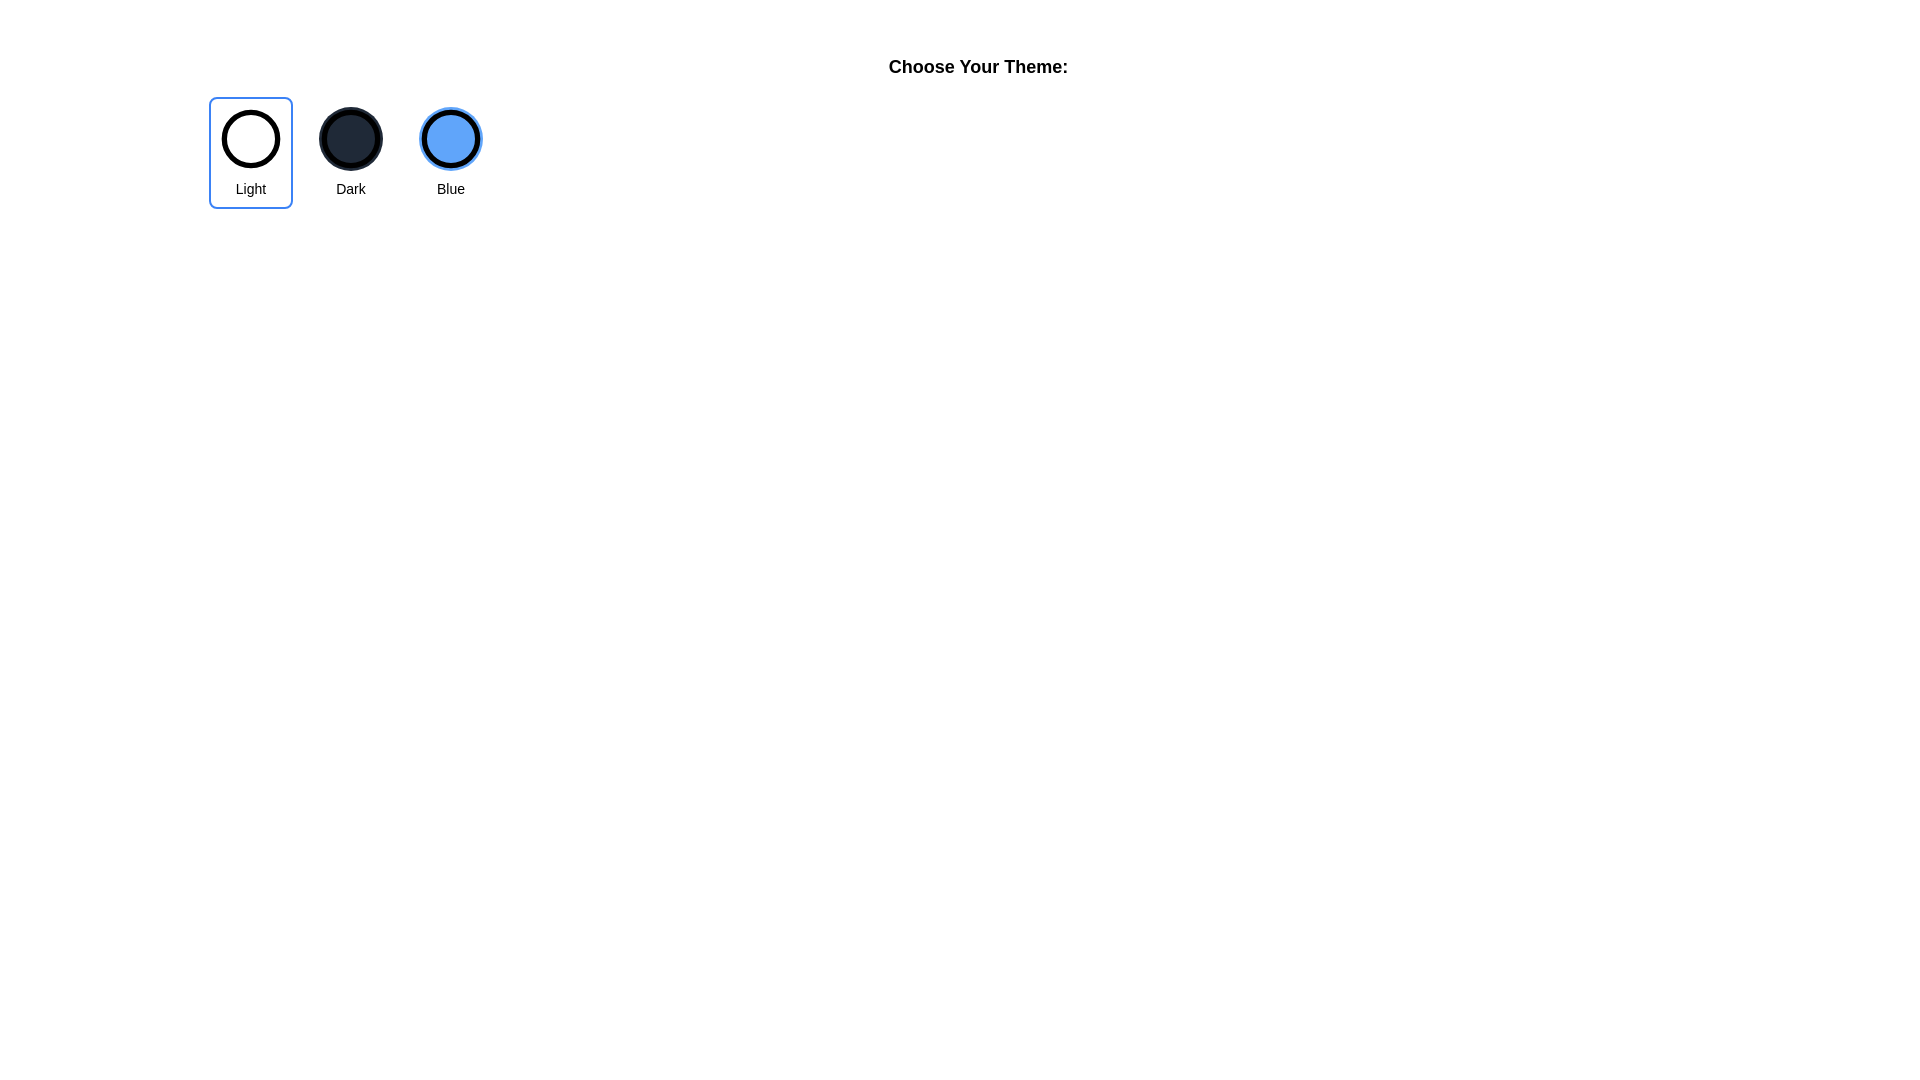  I want to click on the circular visual indicator for the 'Blue' theme, so click(450, 137).